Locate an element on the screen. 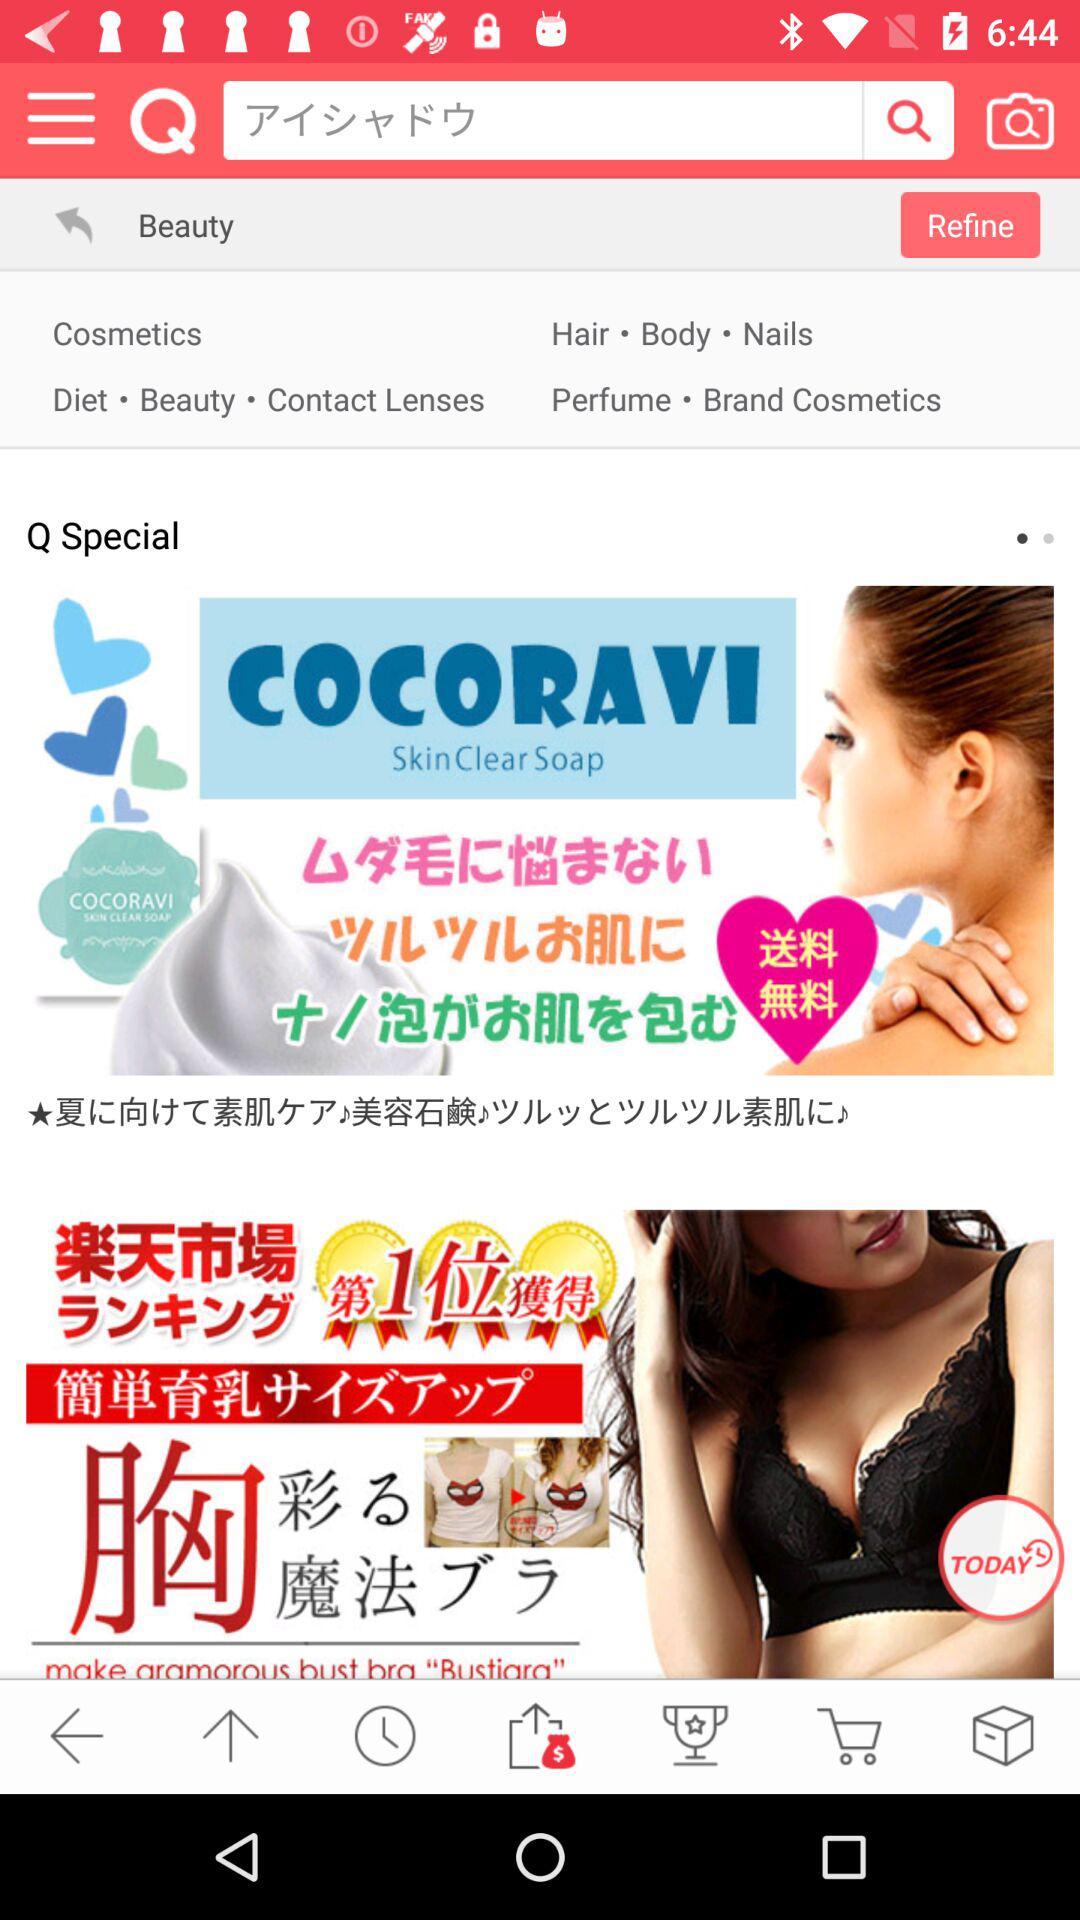 The image size is (1080, 1920). buscar is located at coordinates (907, 119).